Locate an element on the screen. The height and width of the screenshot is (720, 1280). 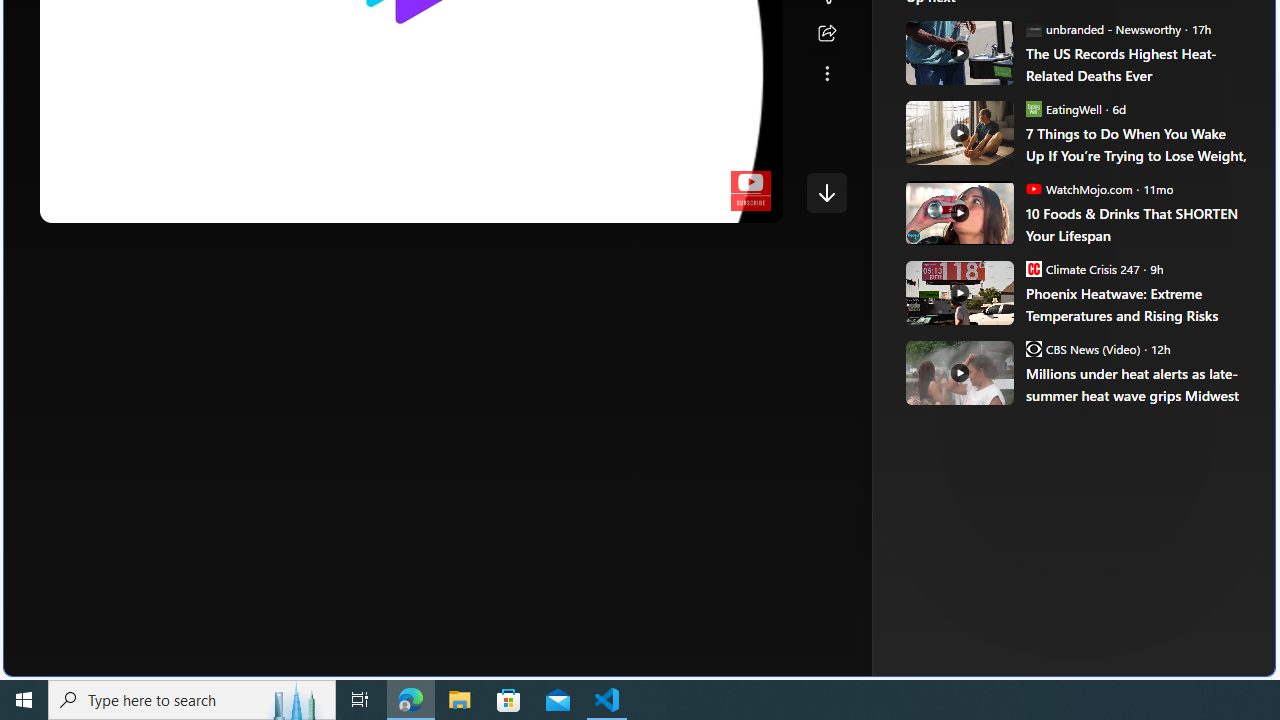
'Climate Crisis 247 Climate Crisis 247' is located at coordinates (1081, 267).